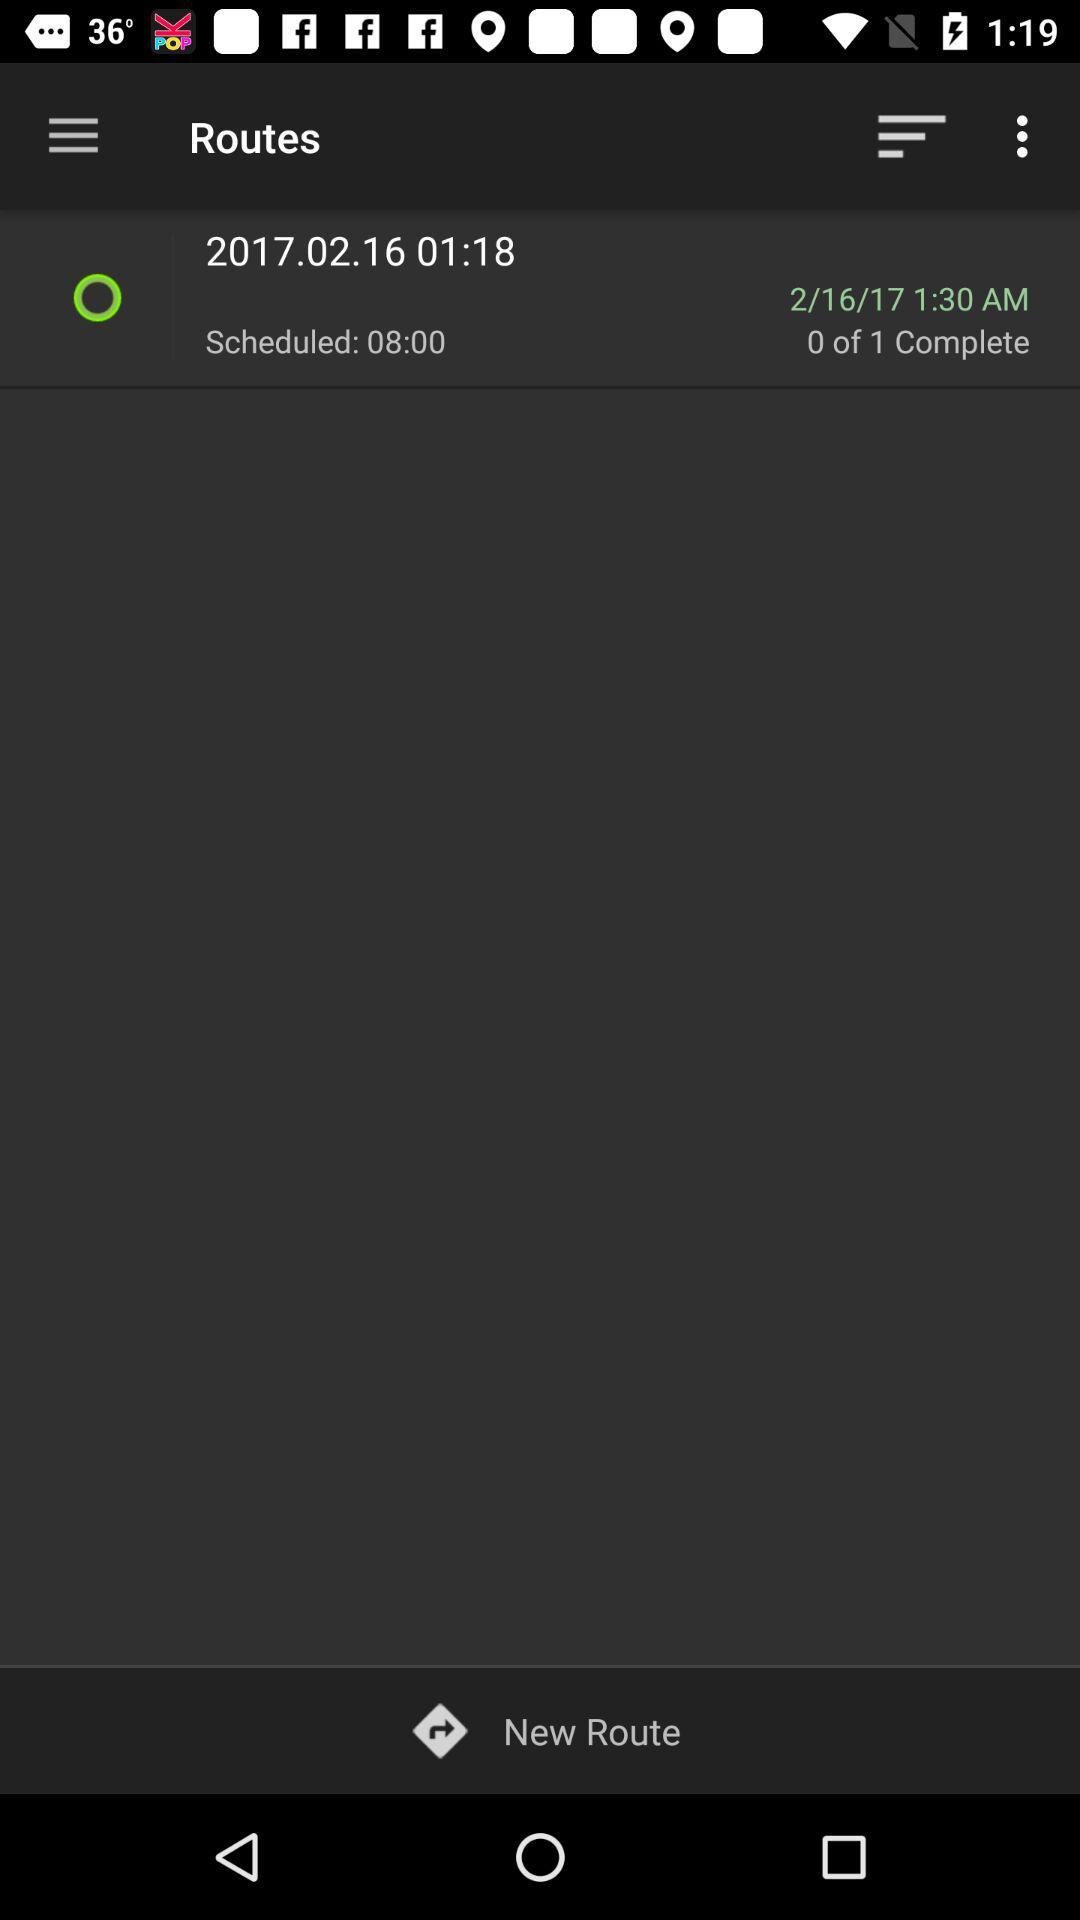 Image resolution: width=1080 pixels, height=1920 pixels. Describe the element at coordinates (496, 297) in the screenshot. I see `icon to the left of 2 16 17 item` at that location.